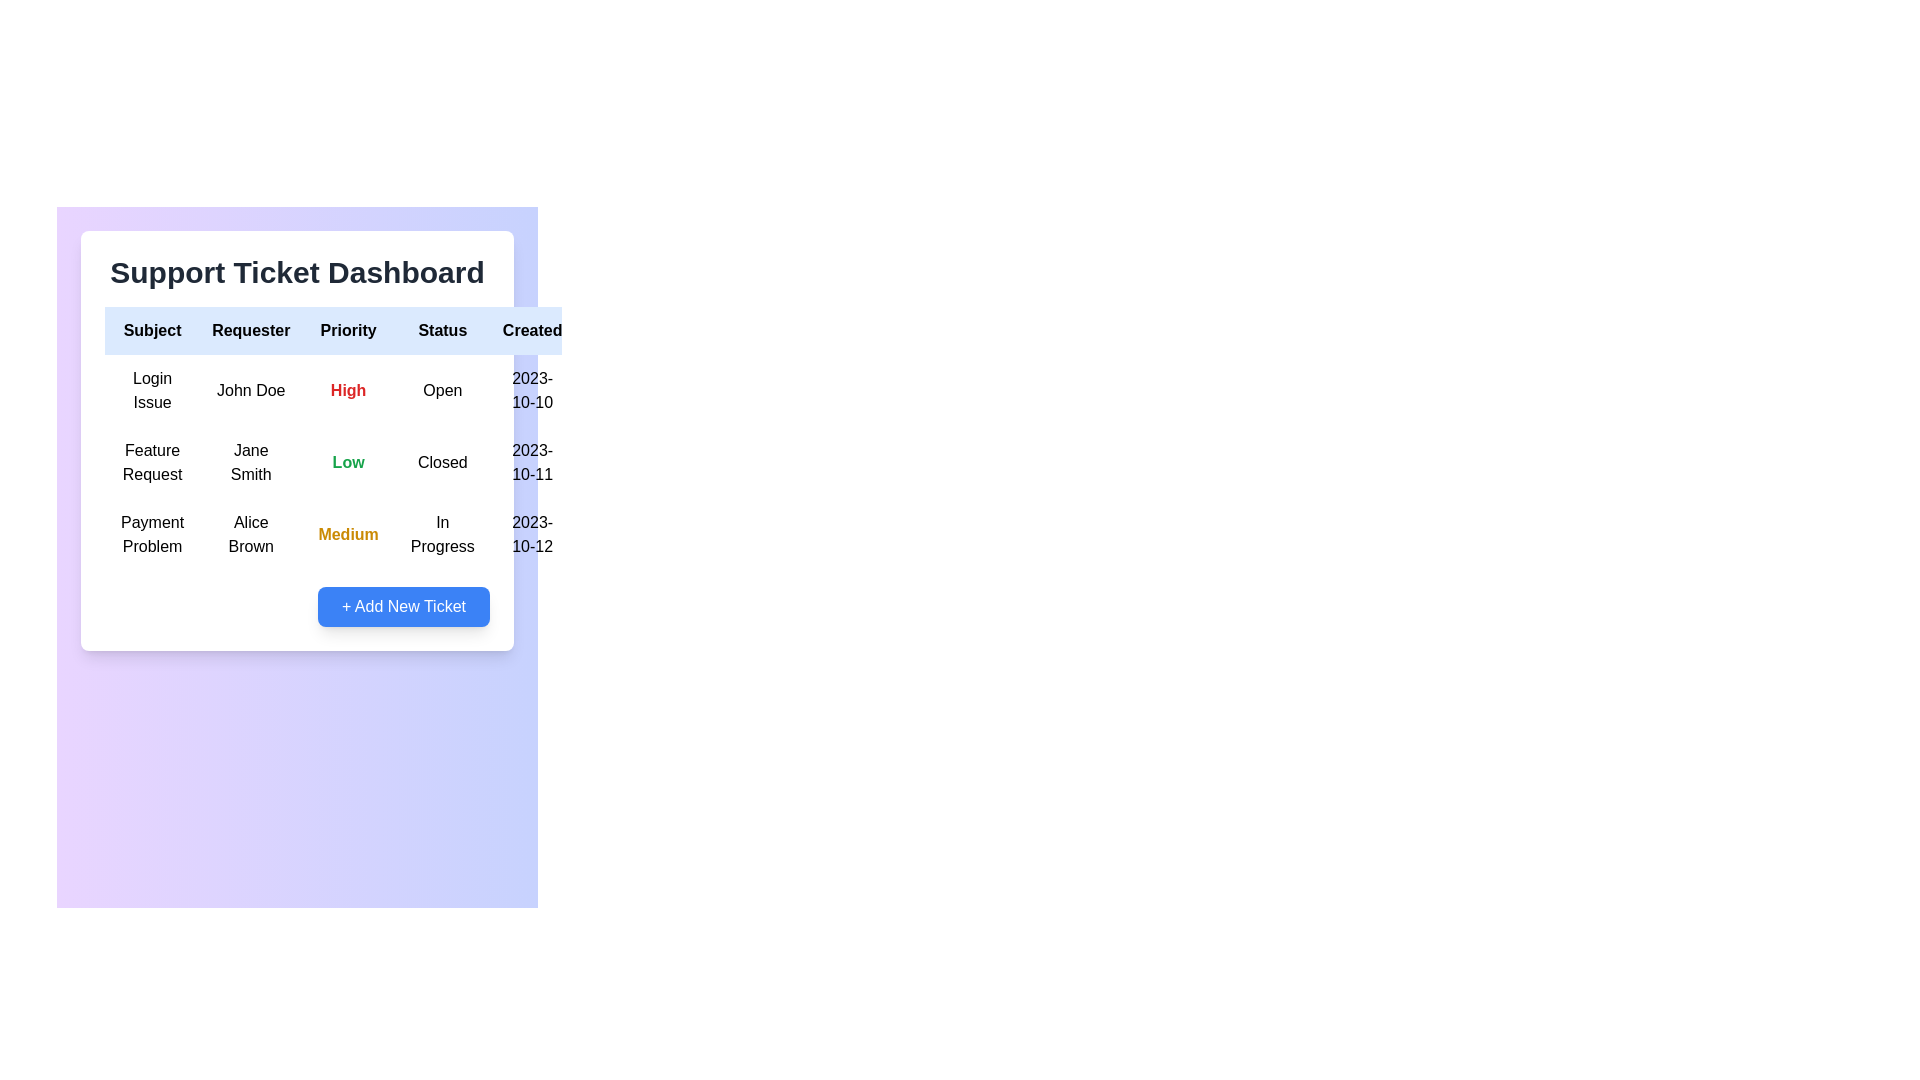  I want to click on the priority level label located in the third row under the 'Priority' column in the table, aligned with 'Payment Problem' and 'Alice Brown', so click(348, 534).